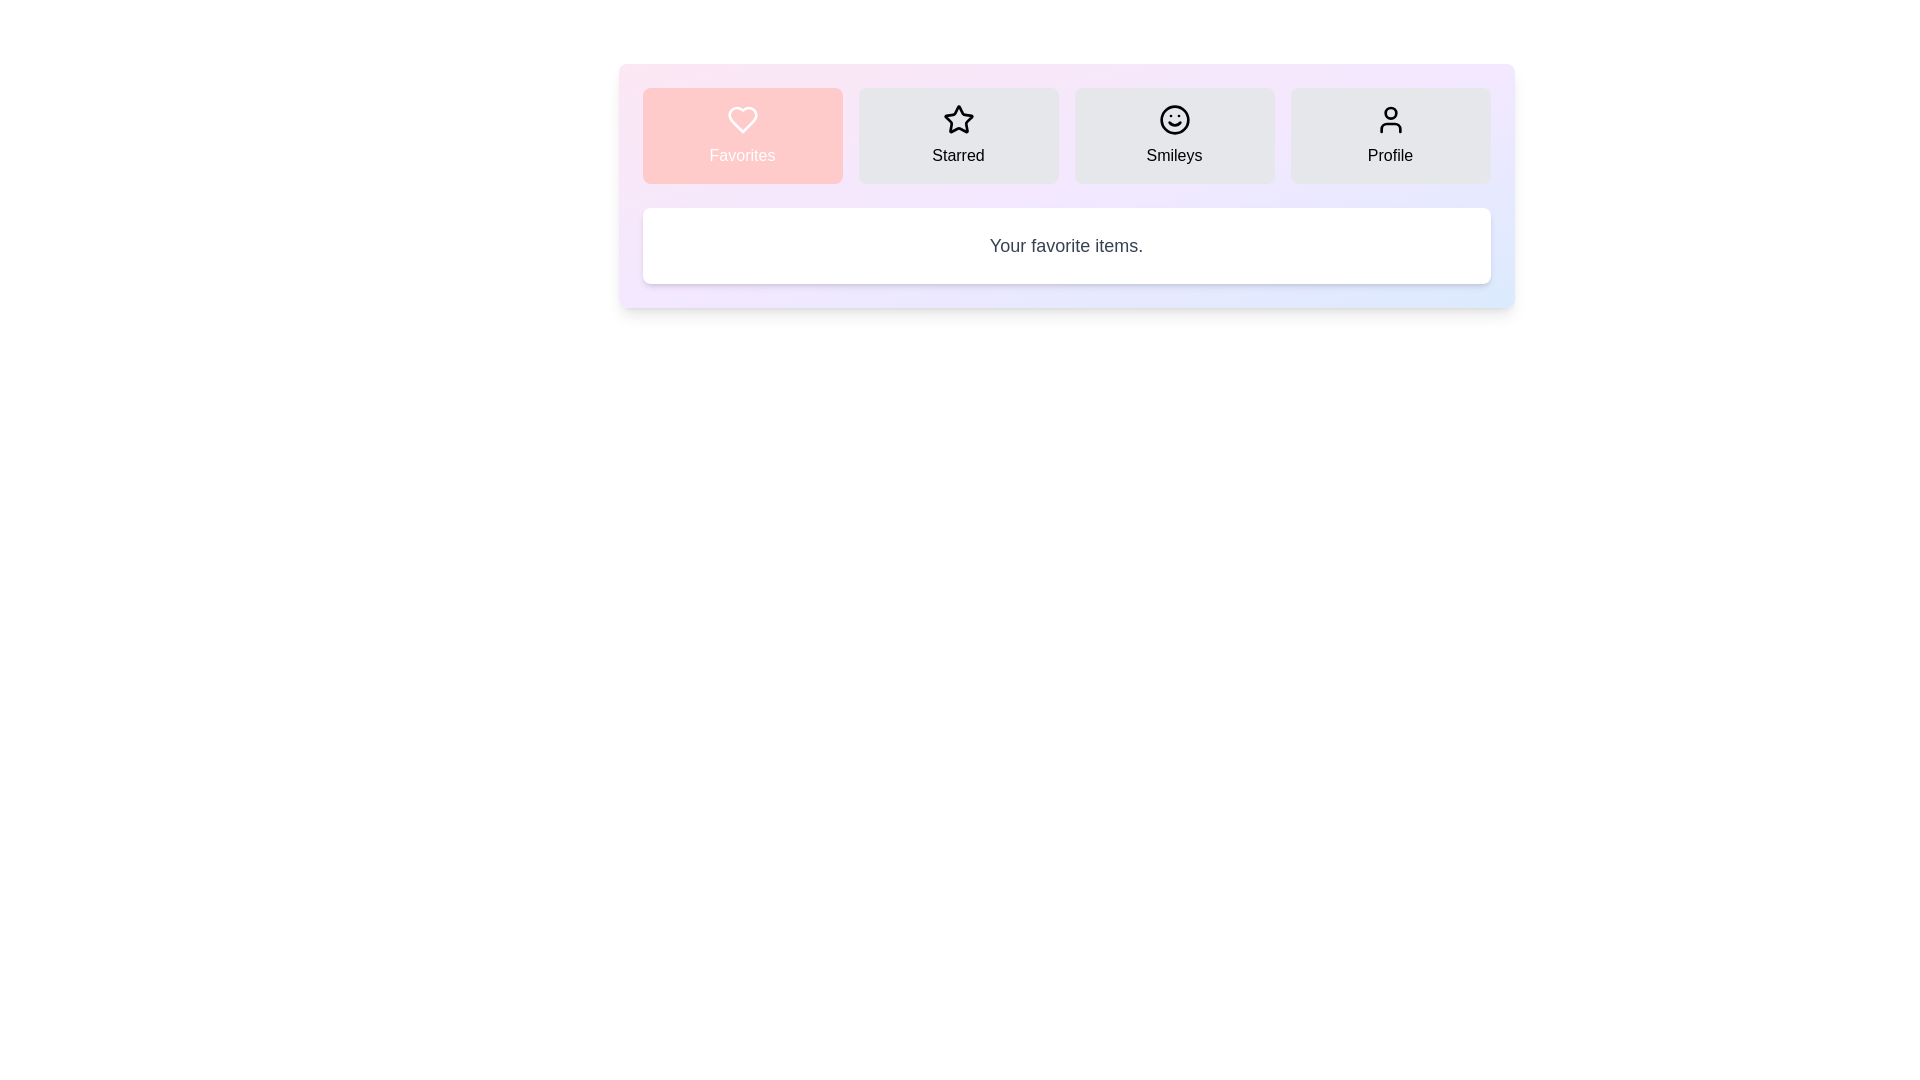  What do you see at coordinates (741, 135) in the screenshot?
I see `the Favorites tab by clicking on it` at bounding box center [741, 135].